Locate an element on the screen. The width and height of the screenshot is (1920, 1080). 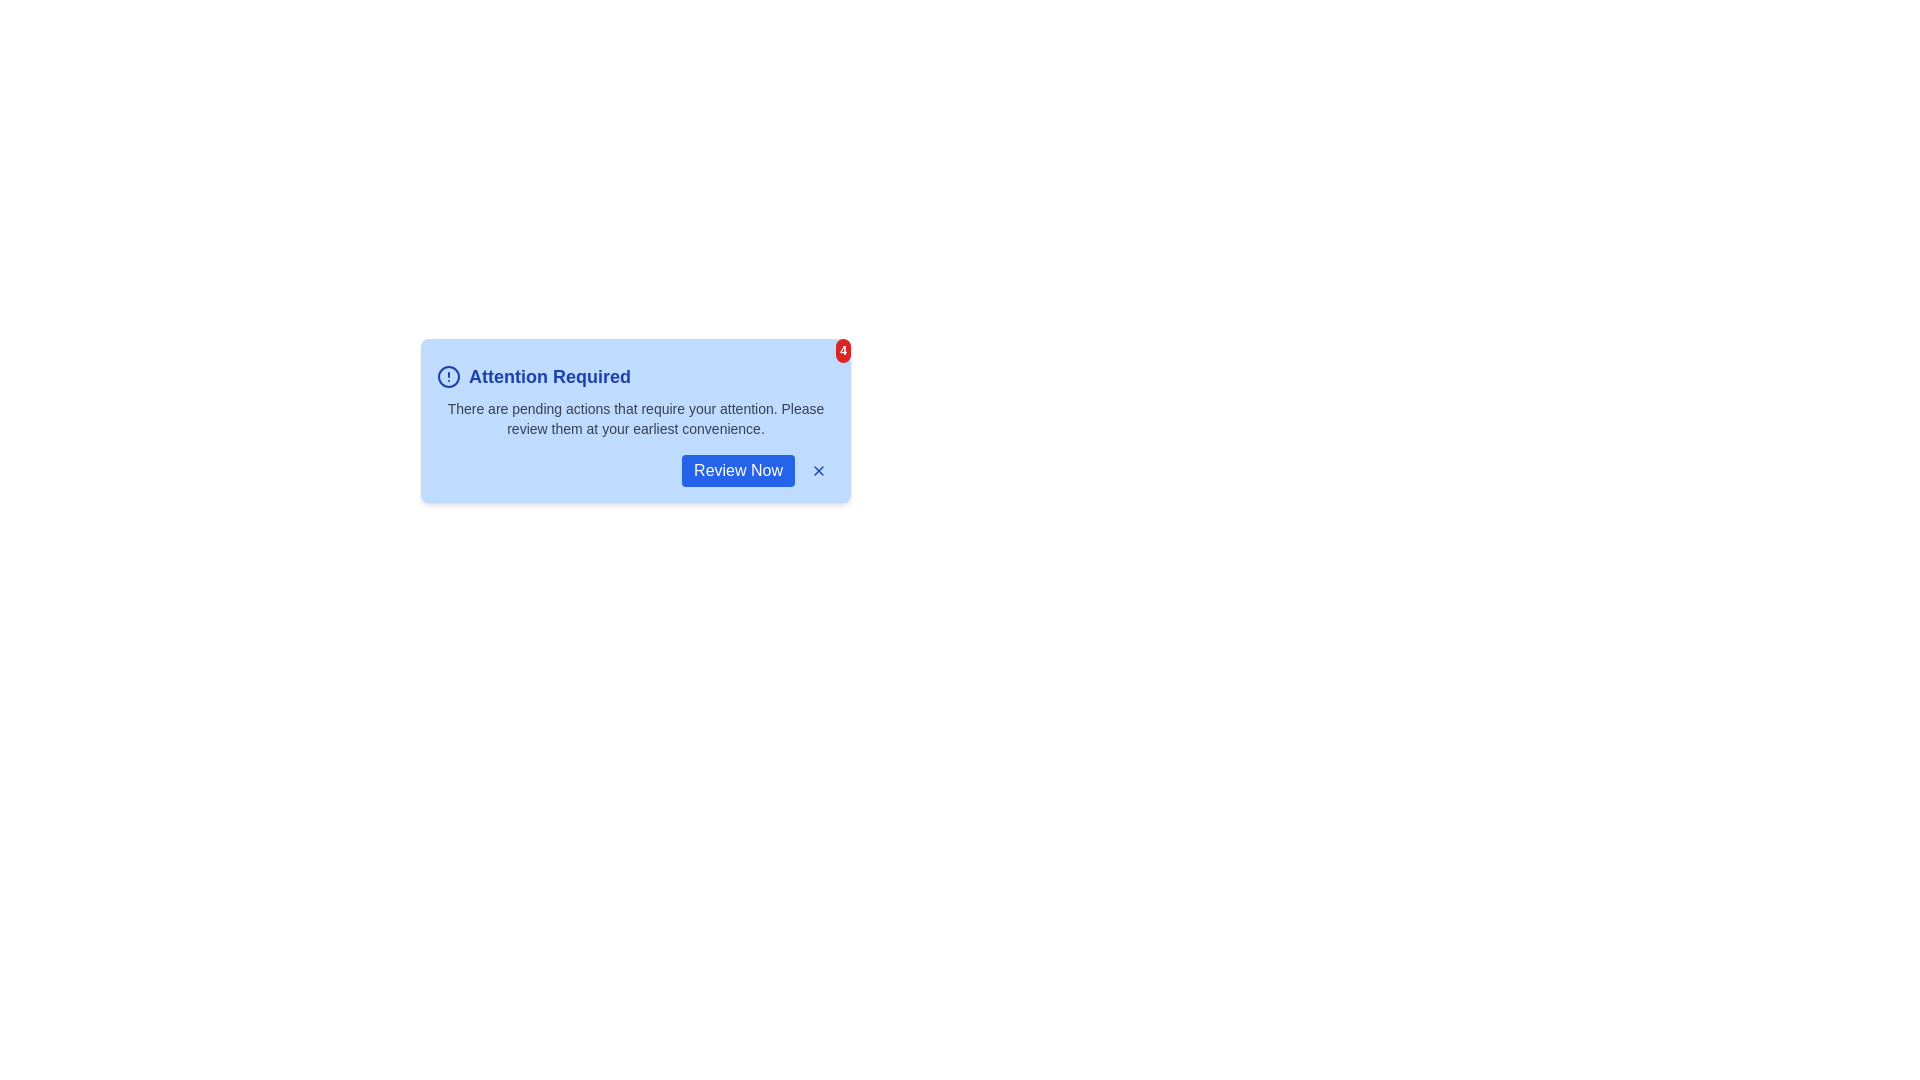
the bold blue text label reading 'Attention Required' to highlight it is located at coordinates (550, 377).